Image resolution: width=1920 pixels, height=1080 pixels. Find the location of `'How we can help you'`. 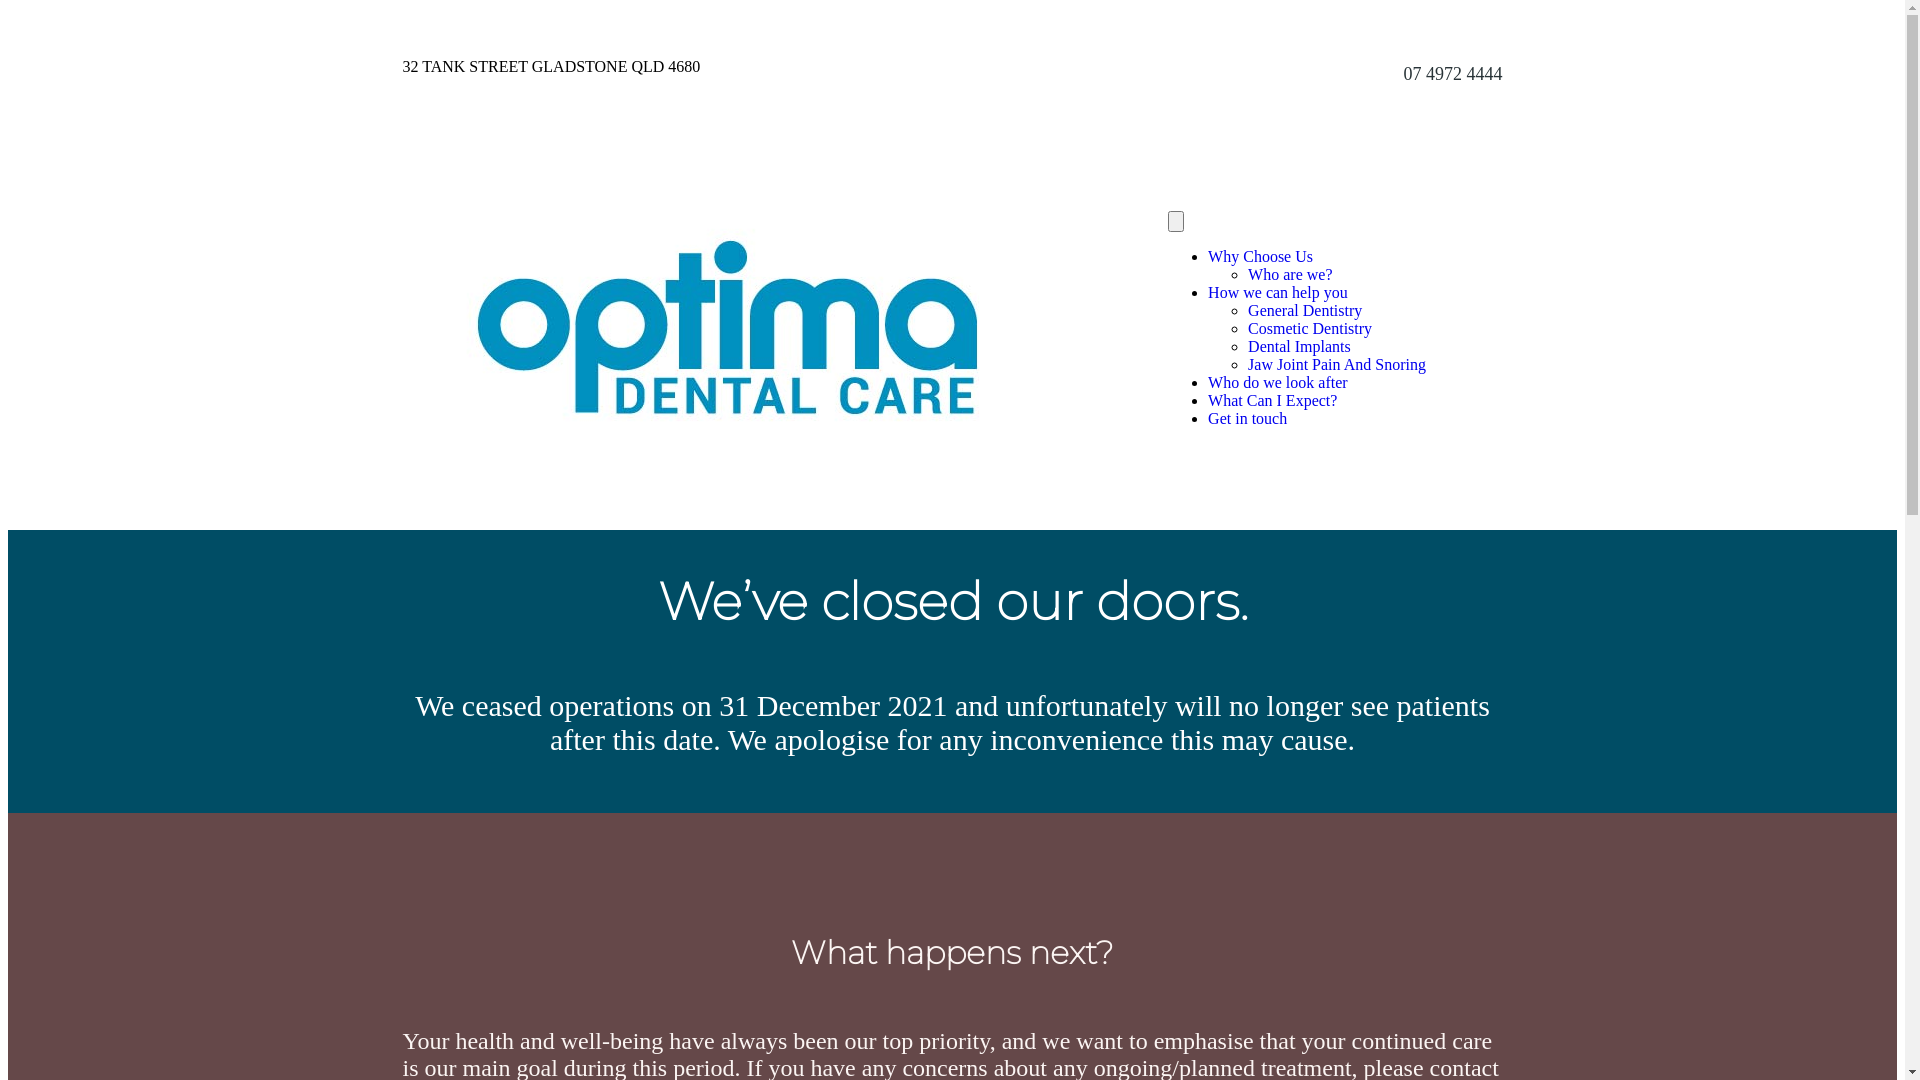

'How we can help you' is located at coordinates (1276, 292).